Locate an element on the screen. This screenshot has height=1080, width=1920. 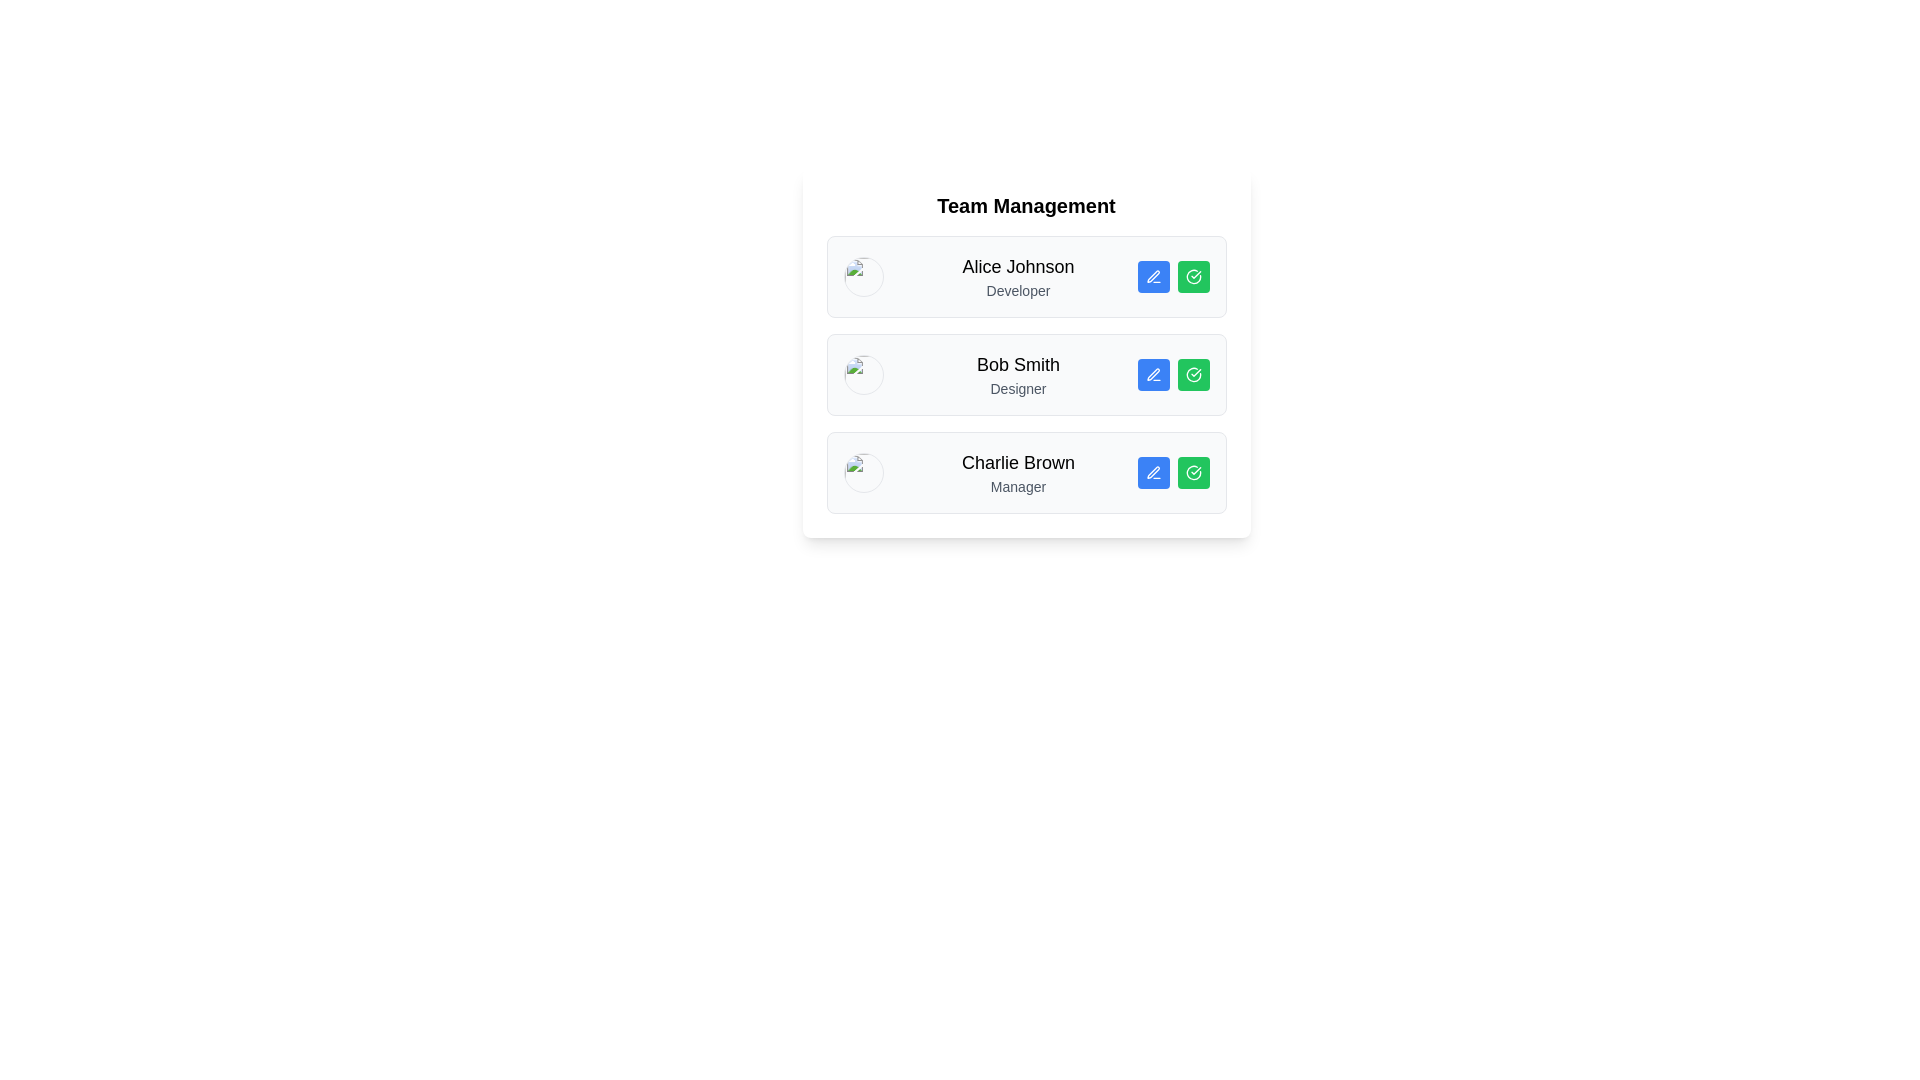
the image placeholder representing the user 'Alice Johnson' located on the left side of the card labeled 'Alice Johnson Developer' is located at coordinates (863, 277).